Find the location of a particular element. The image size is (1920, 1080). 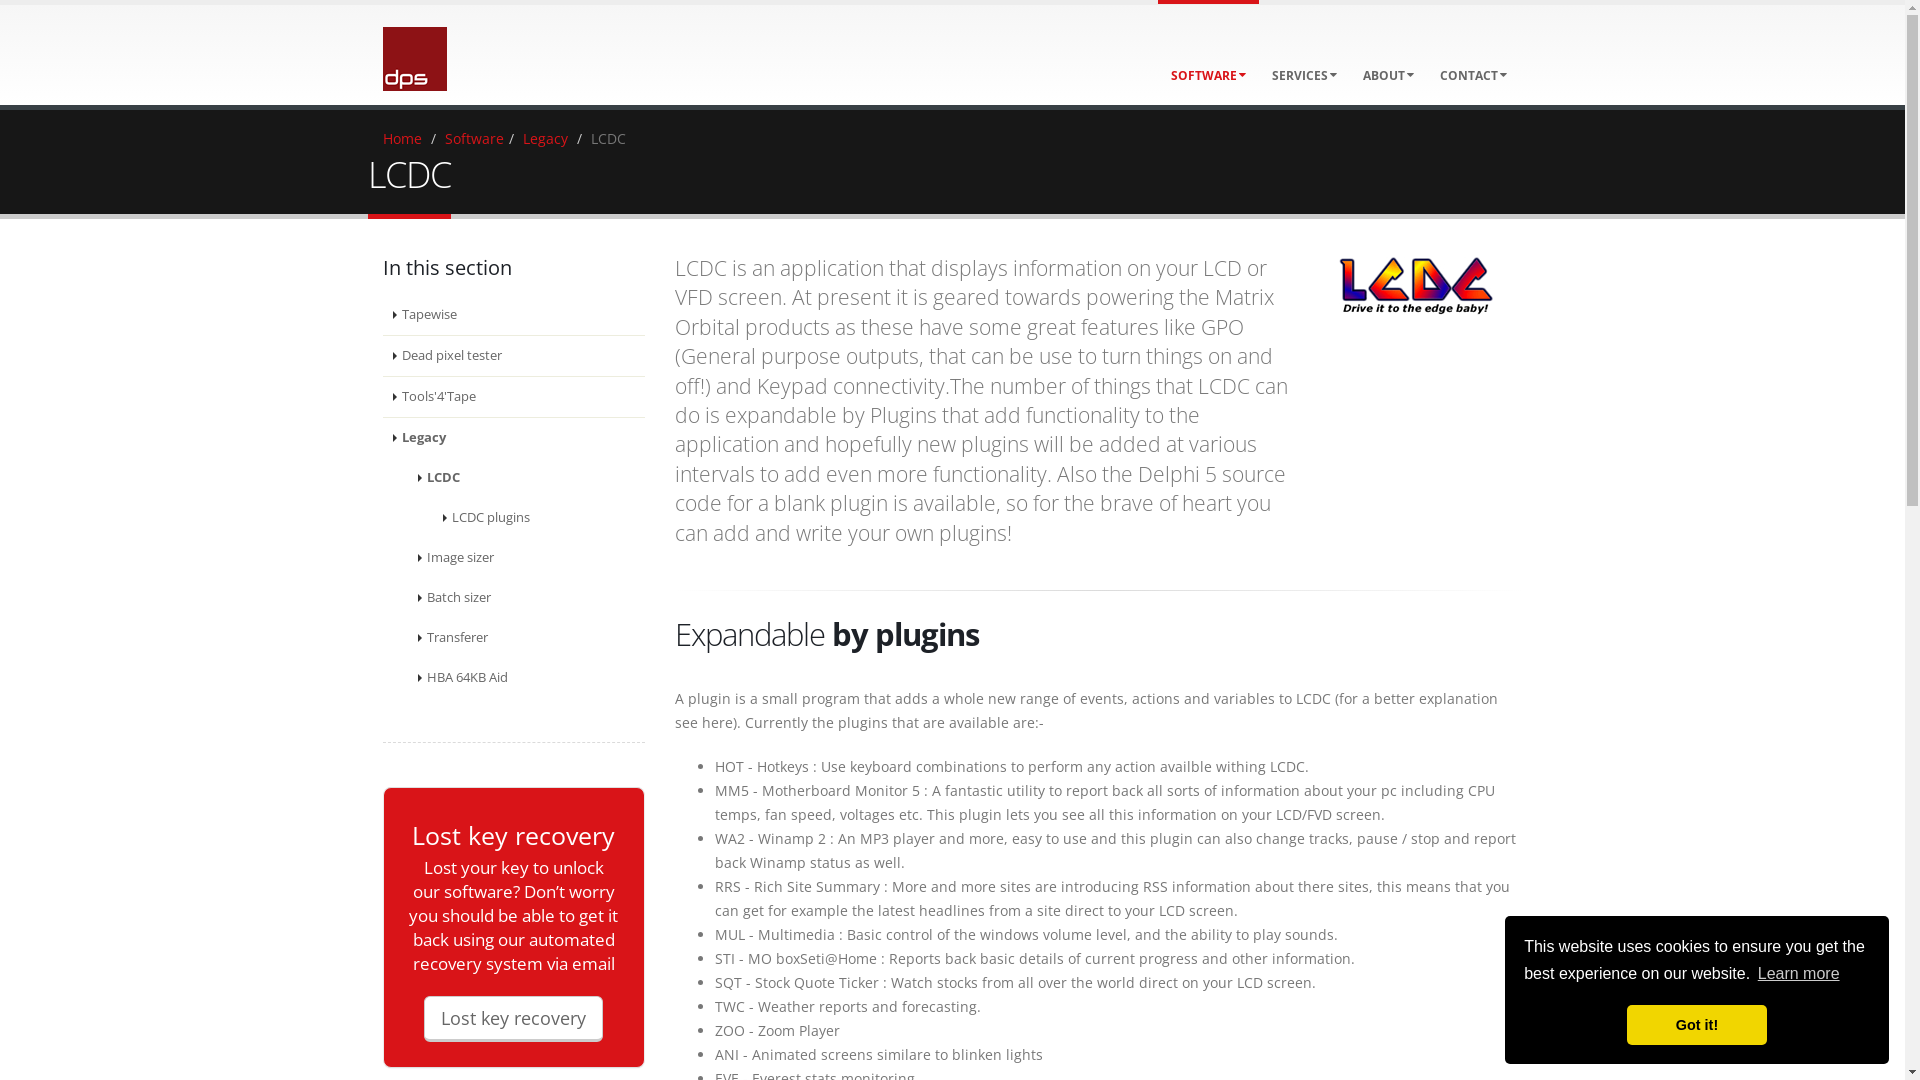

'Image sizer' is located at coordinates (407, 558).